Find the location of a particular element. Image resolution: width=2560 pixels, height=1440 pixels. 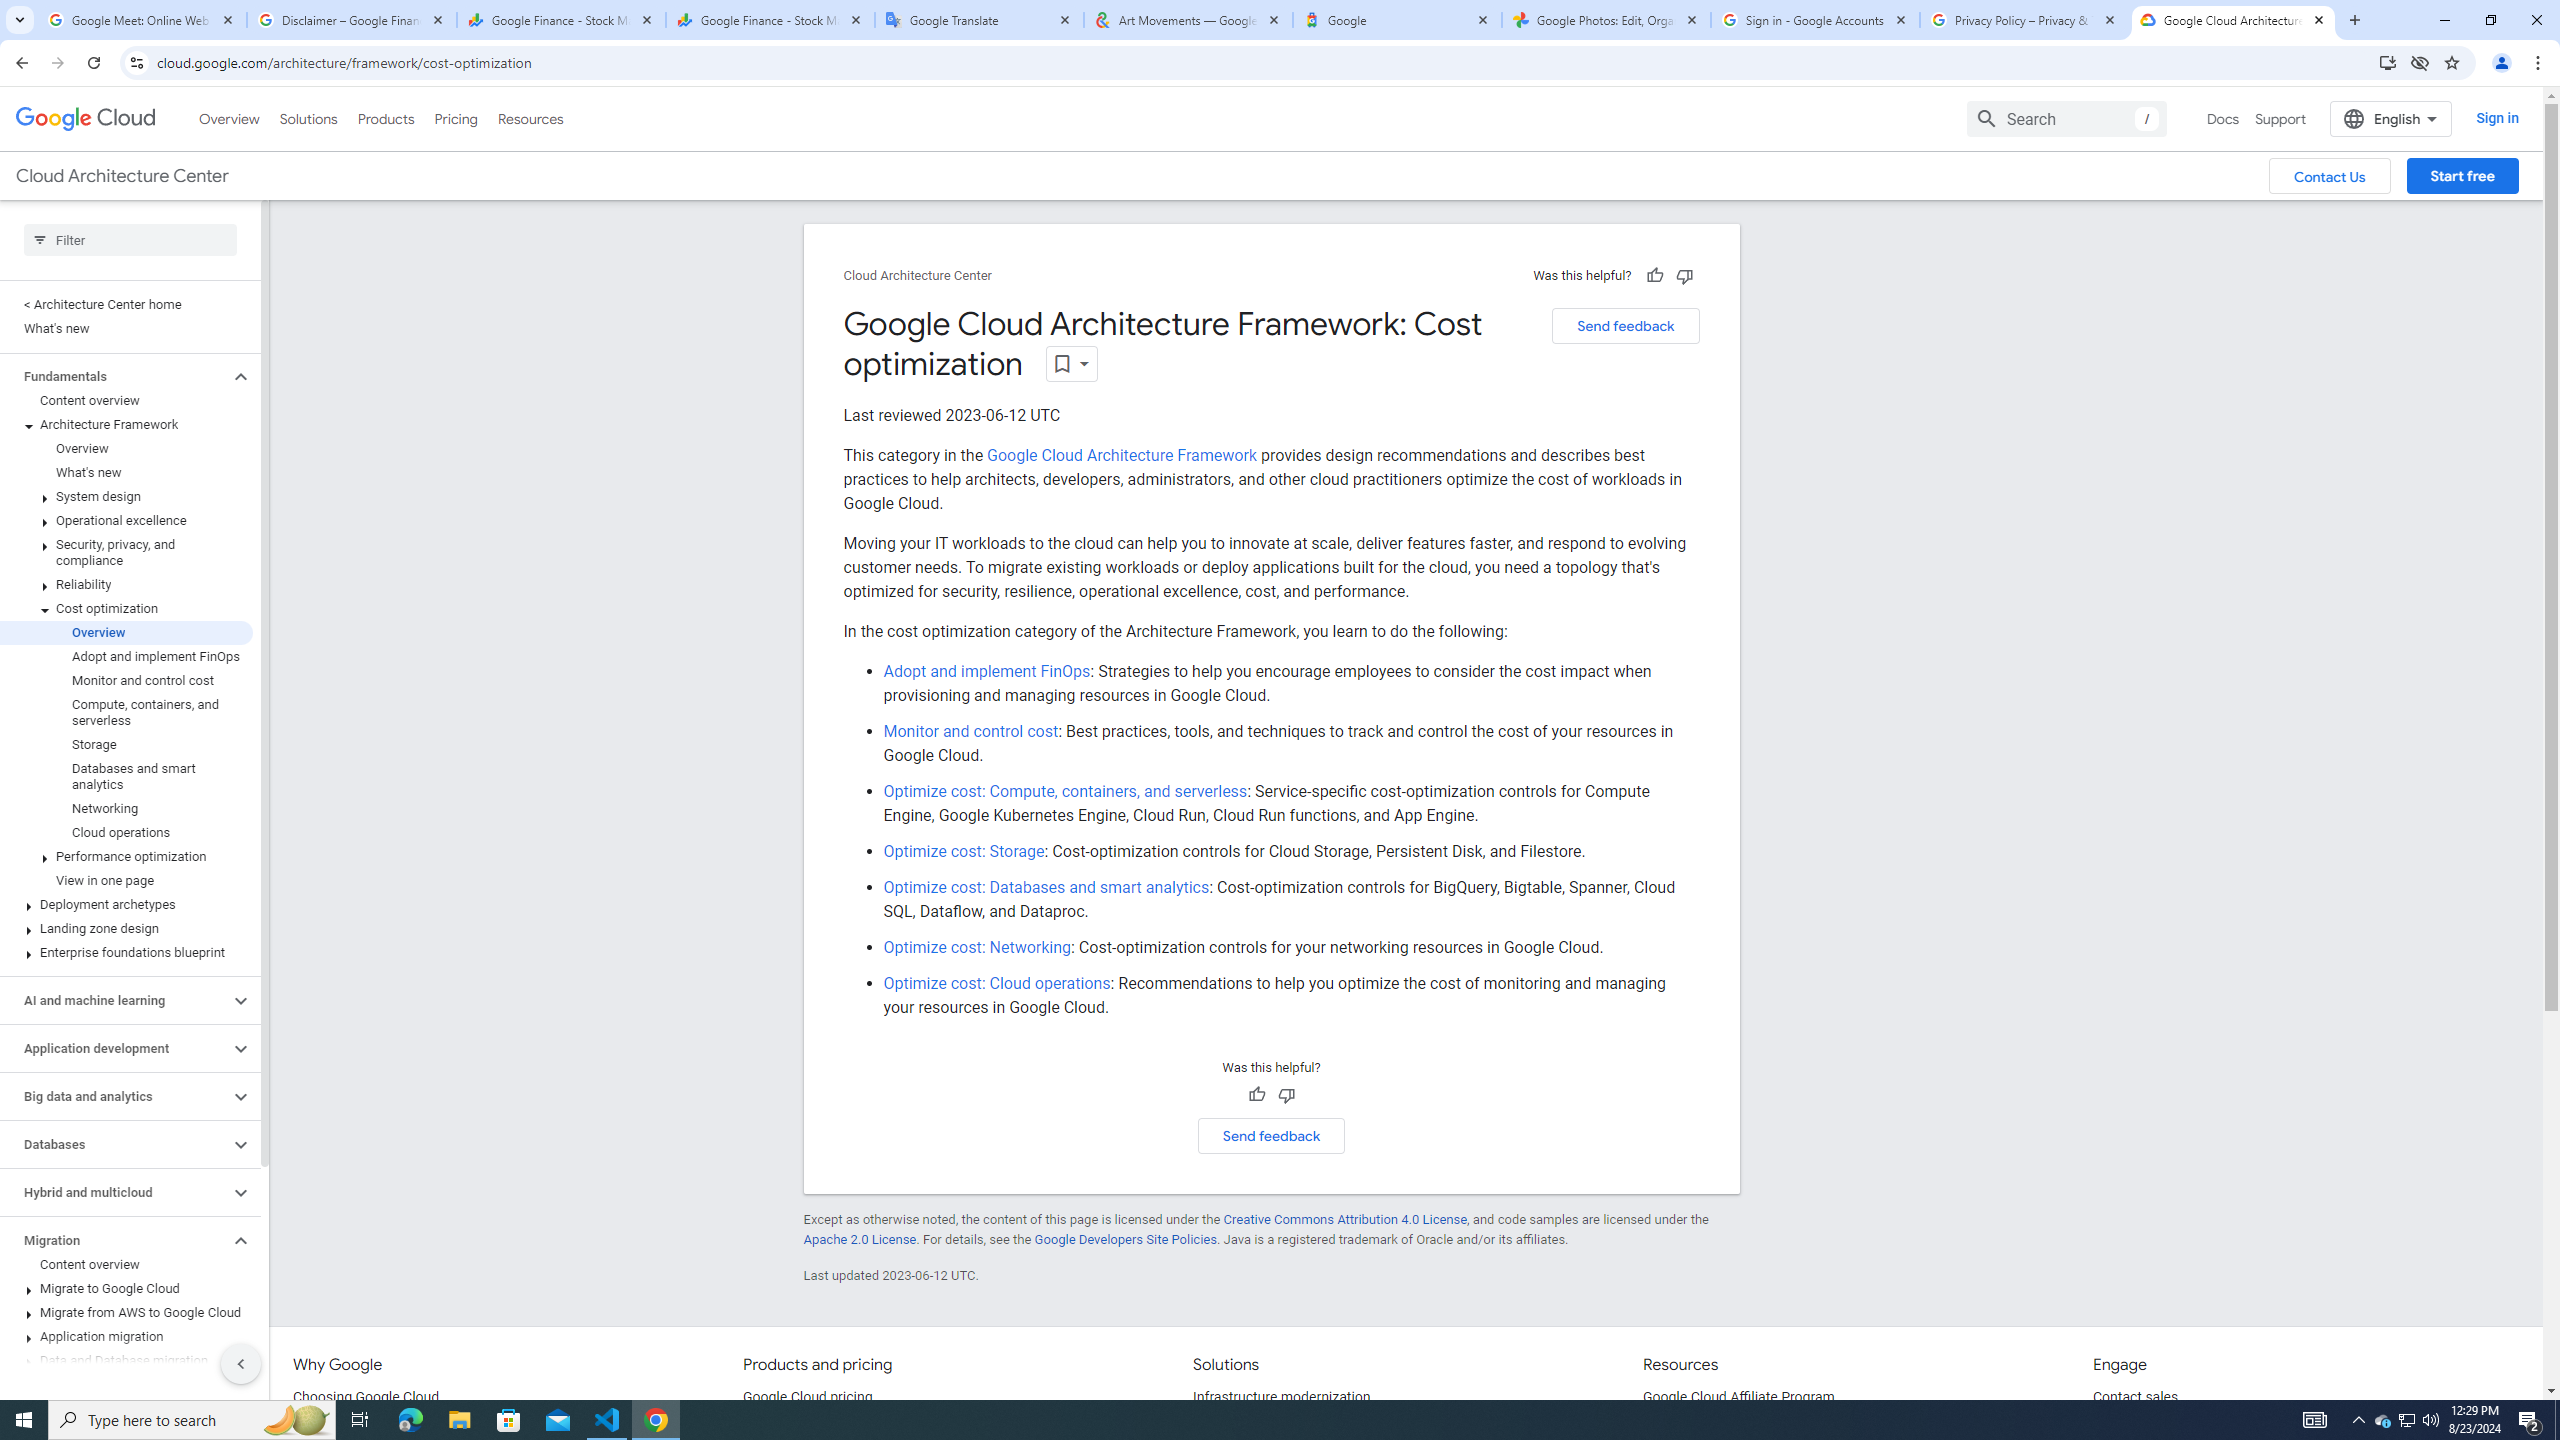

'Contact sales' is located at coordinates (2136, 1397).